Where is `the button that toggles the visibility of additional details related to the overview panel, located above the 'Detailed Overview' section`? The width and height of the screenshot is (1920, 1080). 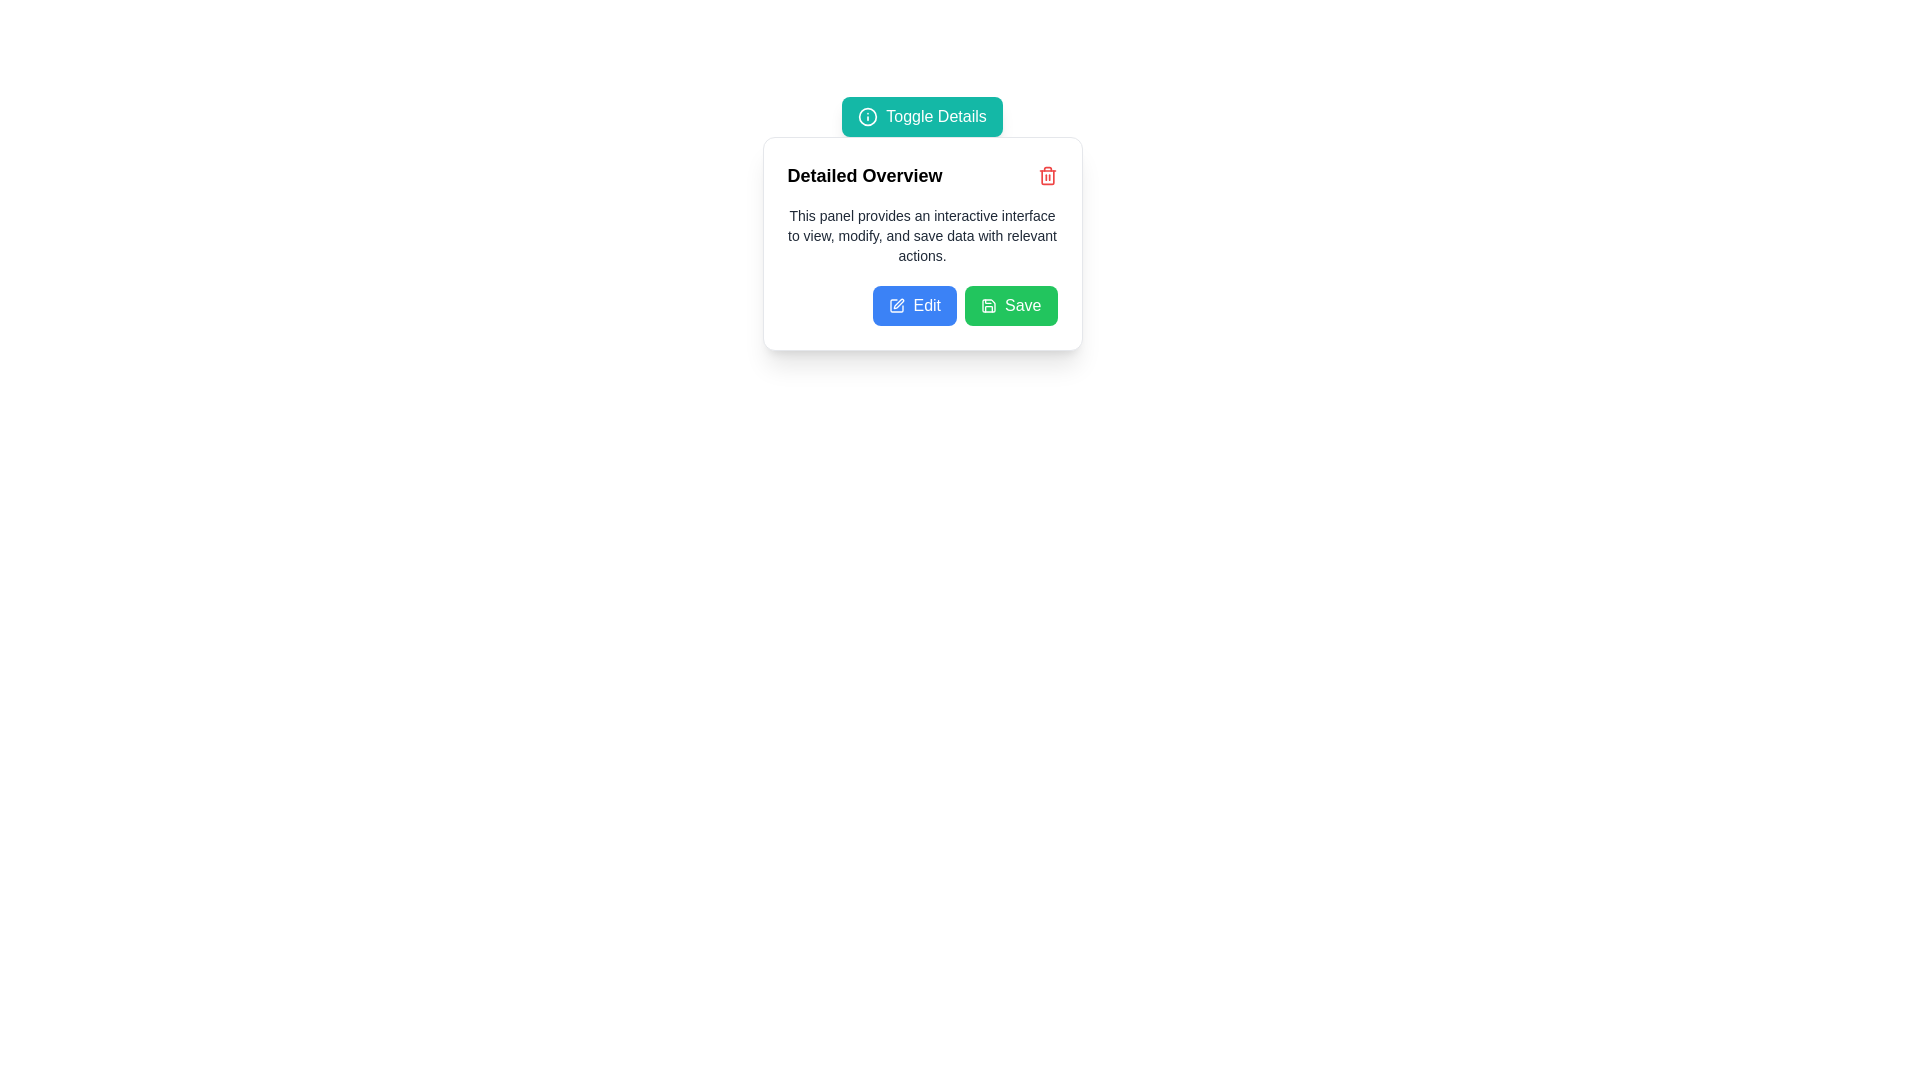 the button that toggles the visibility of additional details related to the overview panel, located above the 'Detailed Overview' section is located at coordinates (921, 116).